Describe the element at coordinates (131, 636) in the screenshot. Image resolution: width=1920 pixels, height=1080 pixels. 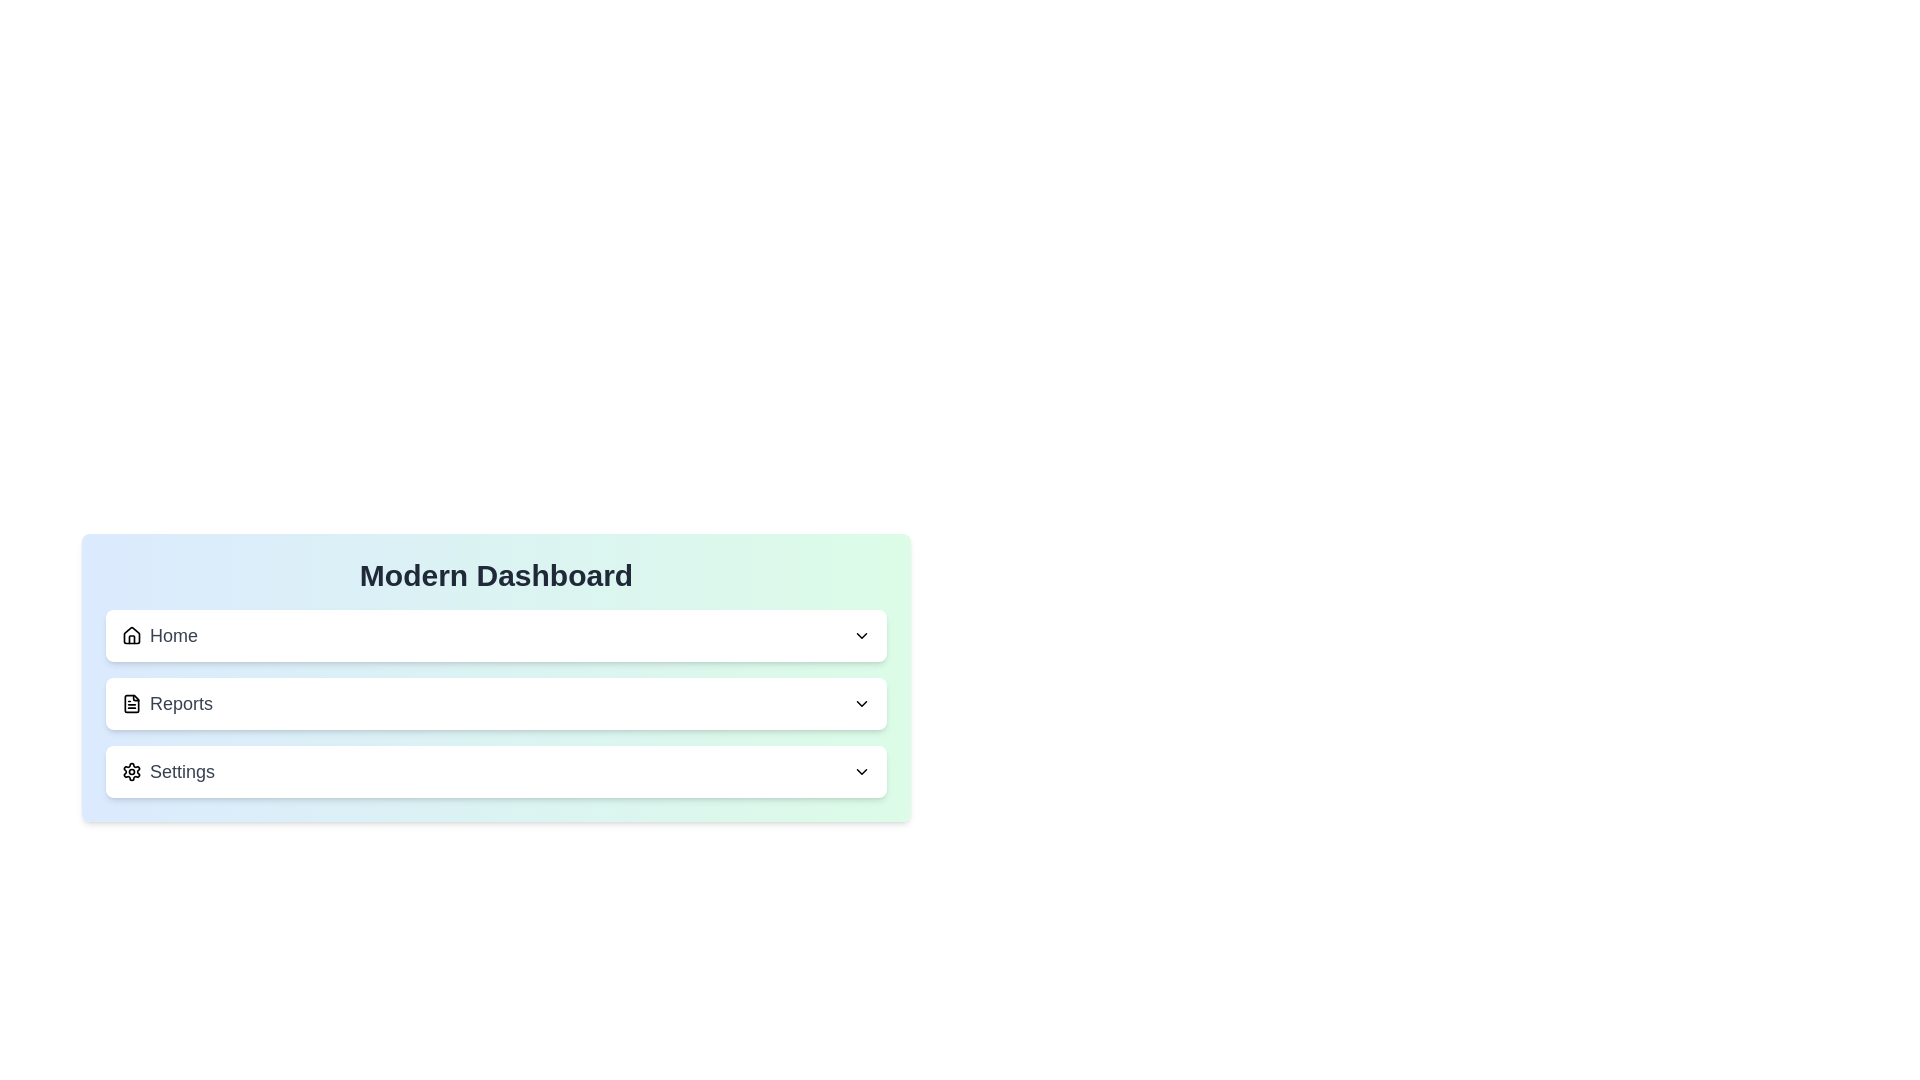
I see `the house icon located in the top-left part of the menu panel, which is positioned beside the 'Home' label and above the 'Reports' entry` at that location.